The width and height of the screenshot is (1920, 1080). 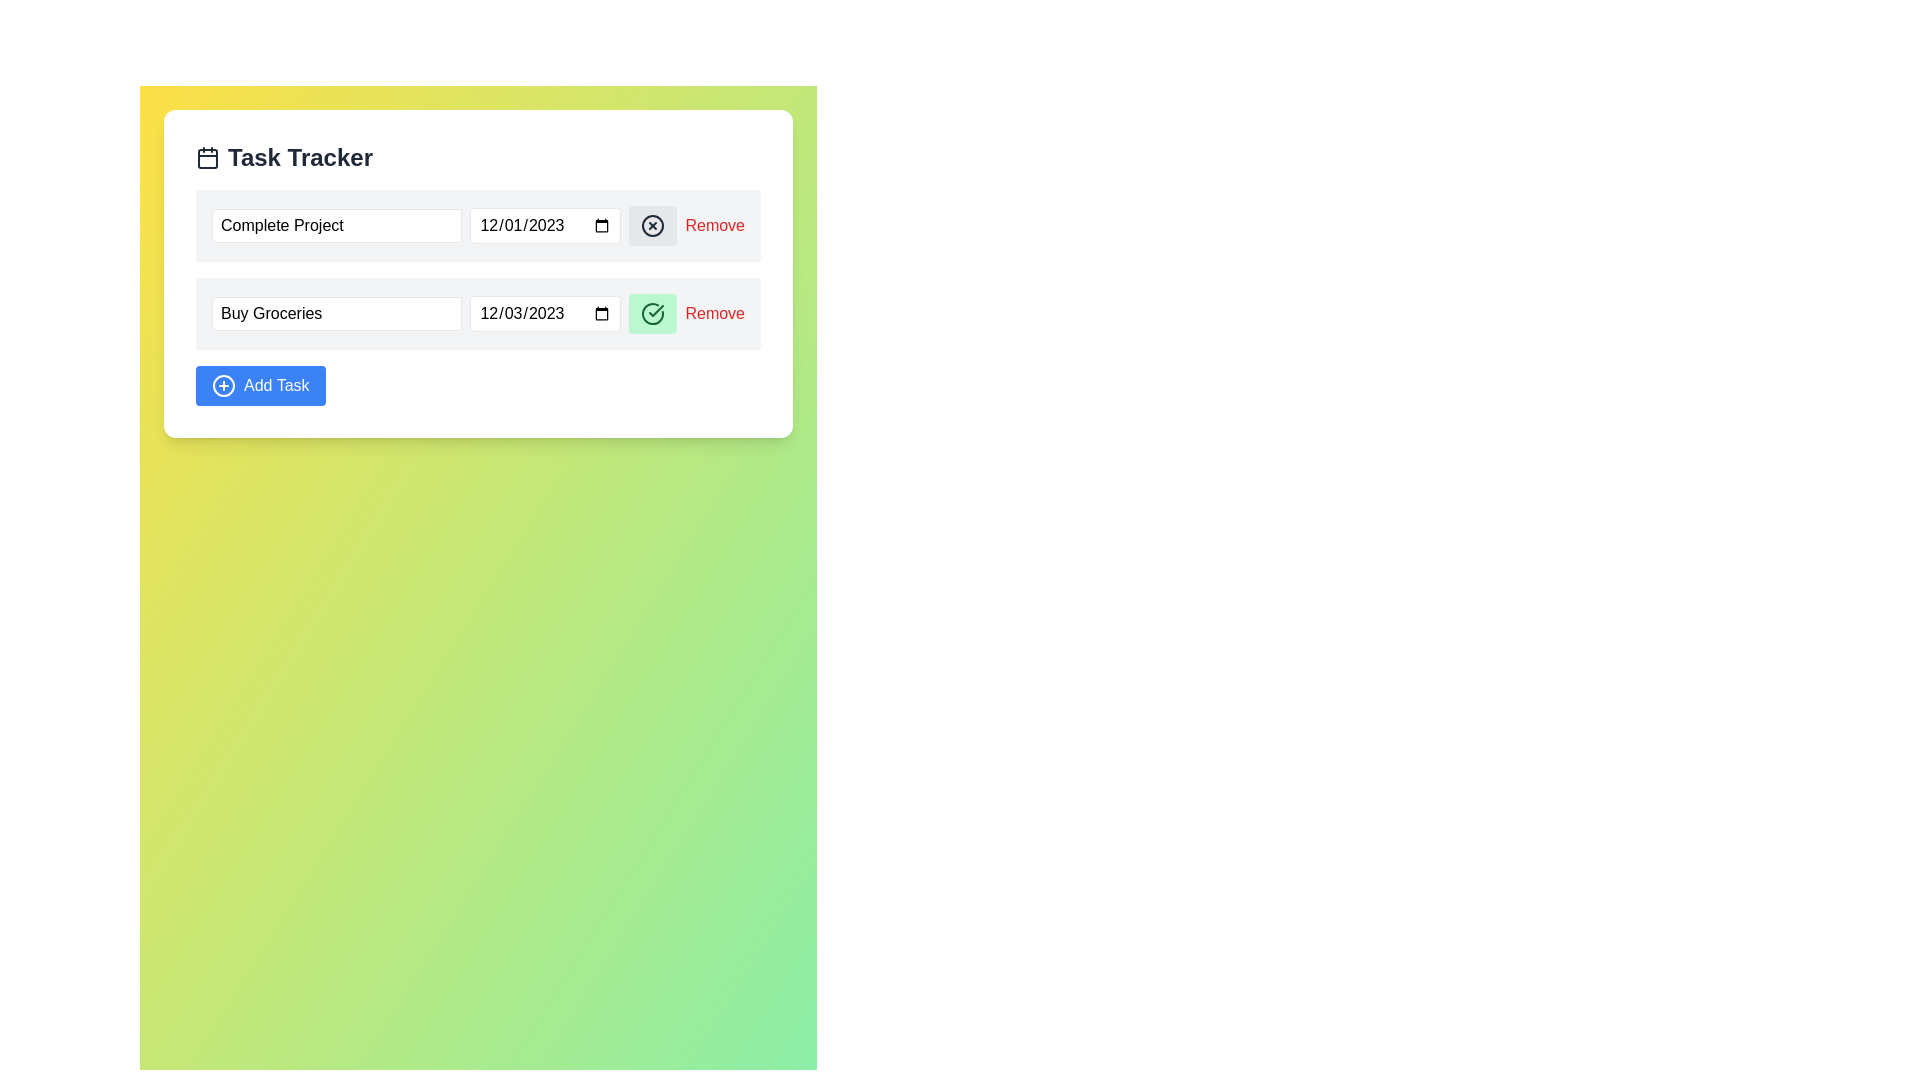 I want to click on the Date input field, which is a rectangular field displaying '12/01/2023' and has a calendar icon to its right, for focus, so click(x=545, y=225).